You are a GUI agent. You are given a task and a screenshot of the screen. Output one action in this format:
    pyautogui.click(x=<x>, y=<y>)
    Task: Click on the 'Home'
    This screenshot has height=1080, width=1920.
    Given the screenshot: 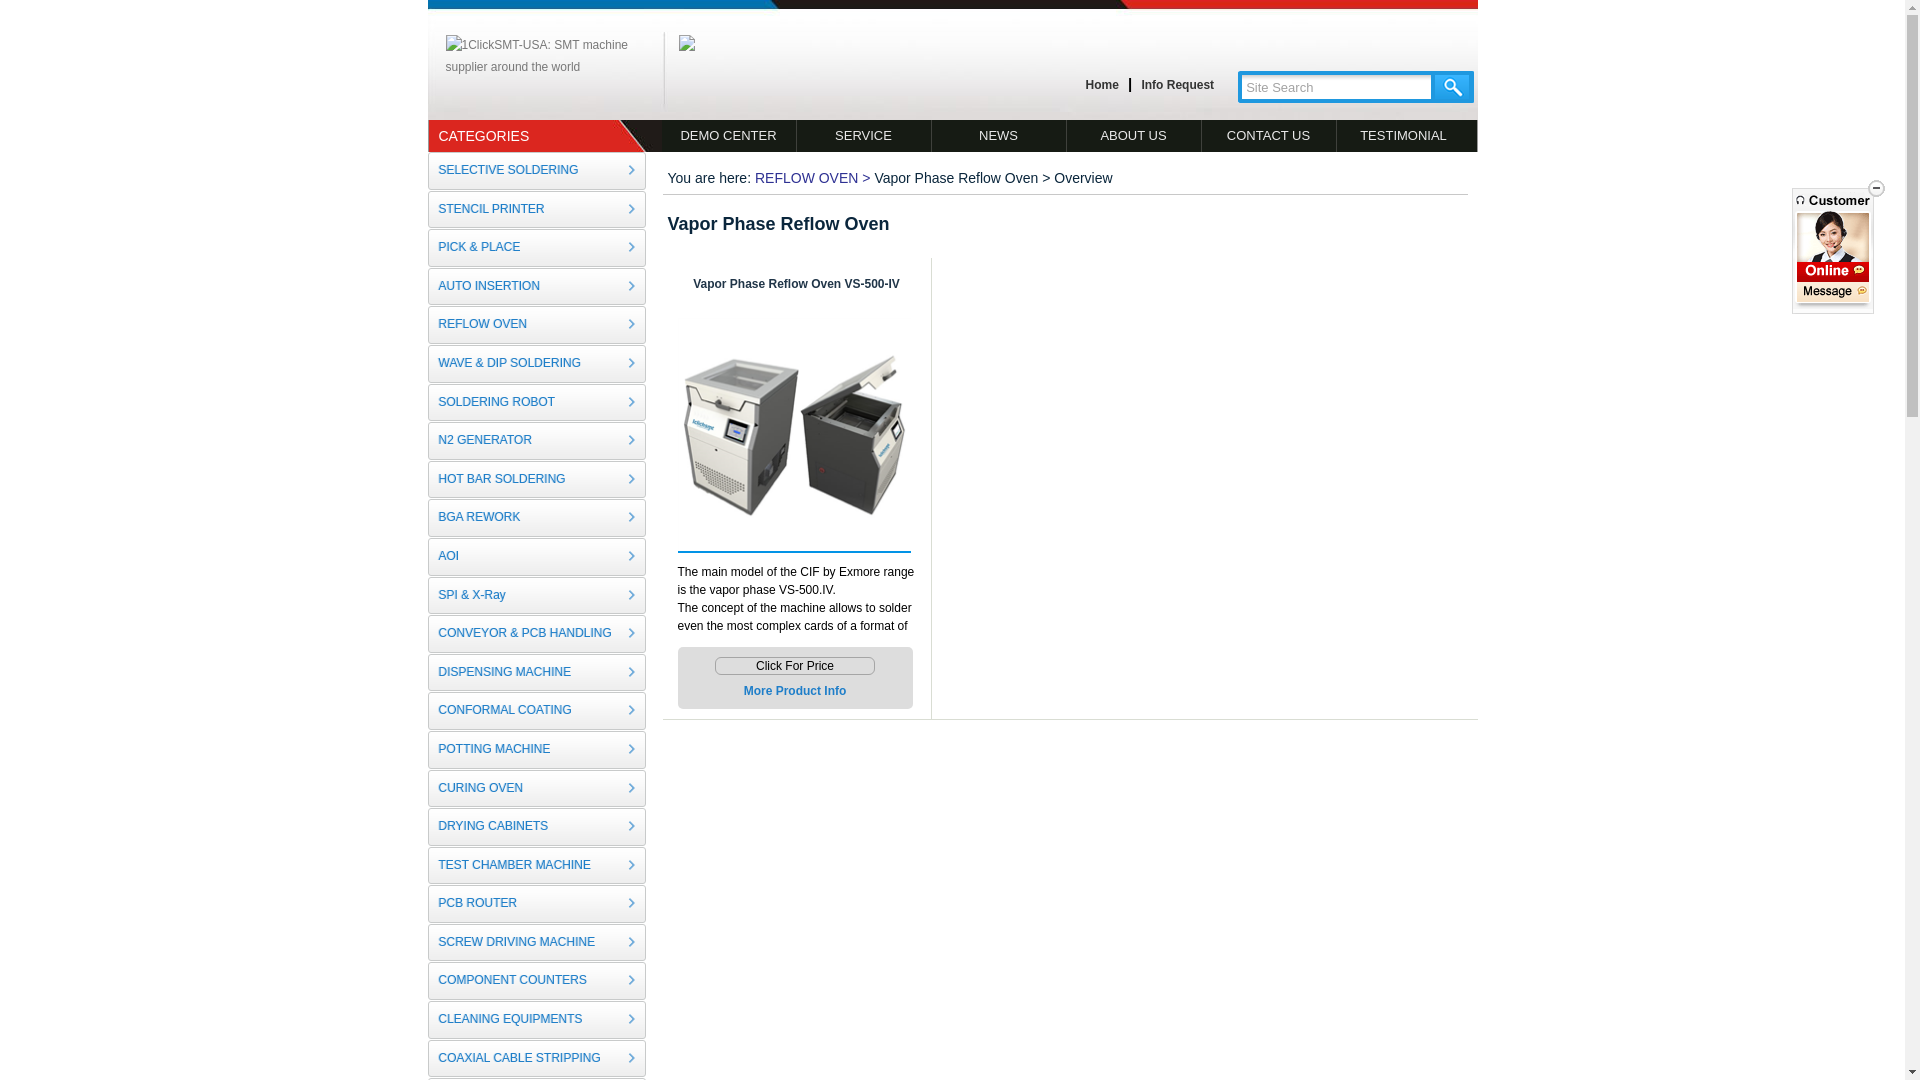 What is the action you would take?
    pyautogui.click(x=1100, y=84)
    